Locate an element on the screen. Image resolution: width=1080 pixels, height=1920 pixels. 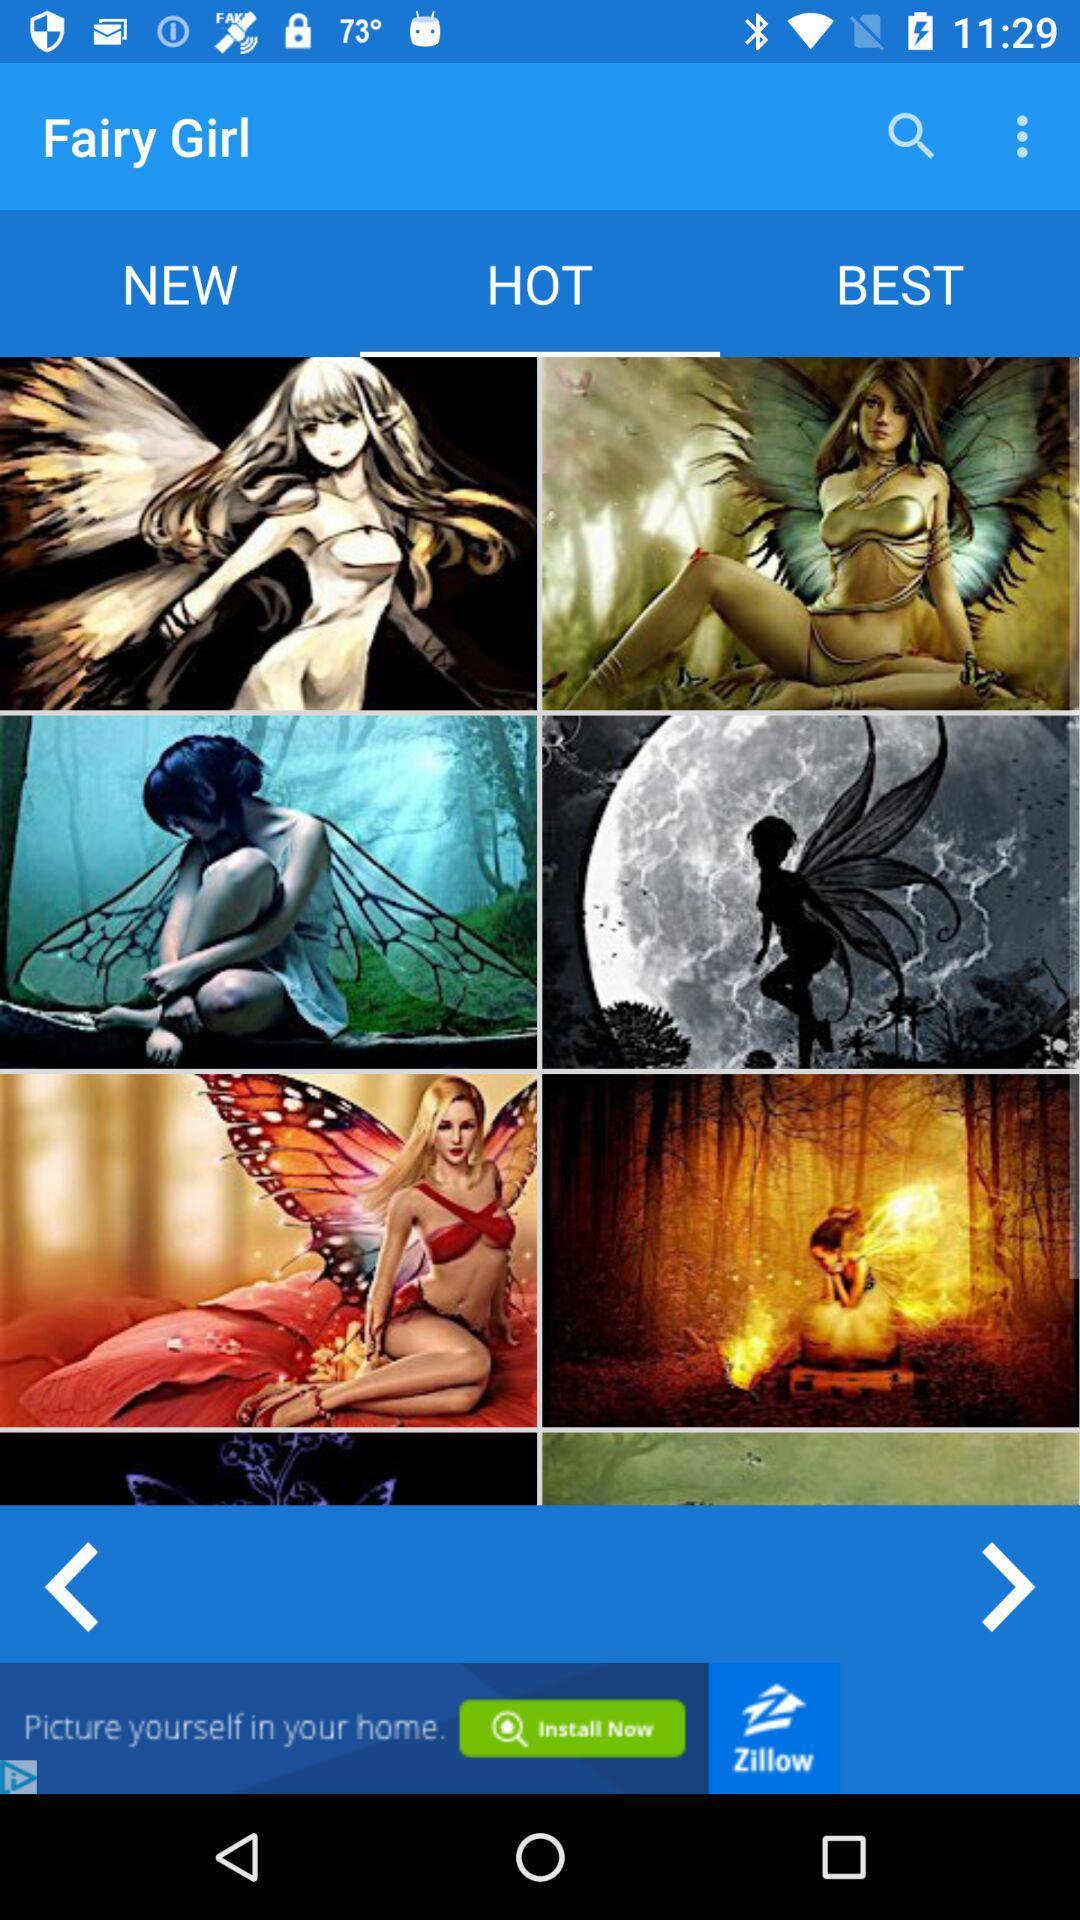
the icon next to the fairy girl is located at coordinates (911, 135).